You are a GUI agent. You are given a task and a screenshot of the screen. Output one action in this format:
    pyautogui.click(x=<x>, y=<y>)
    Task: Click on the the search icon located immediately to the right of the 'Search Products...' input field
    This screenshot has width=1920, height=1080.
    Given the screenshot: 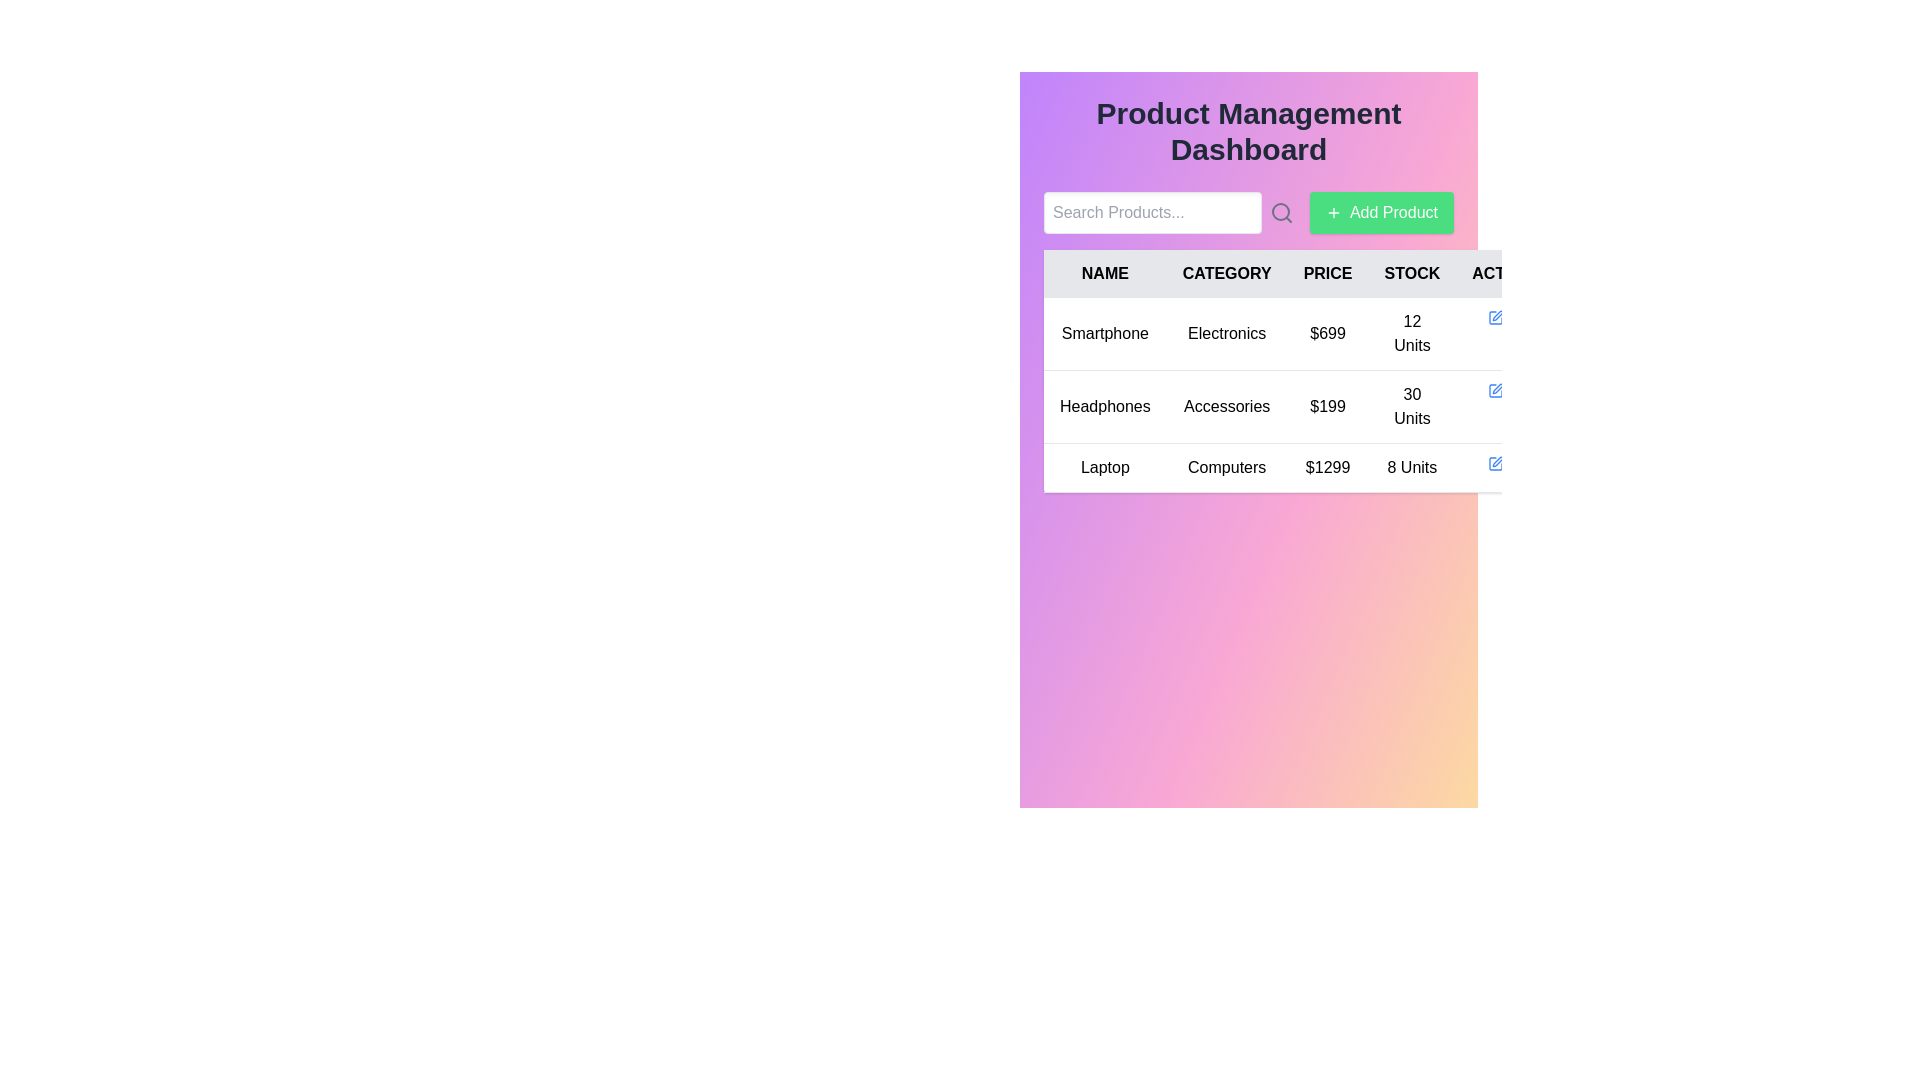 What is the action you would take?
    pyautogui.click(x=1281, y=212)
    